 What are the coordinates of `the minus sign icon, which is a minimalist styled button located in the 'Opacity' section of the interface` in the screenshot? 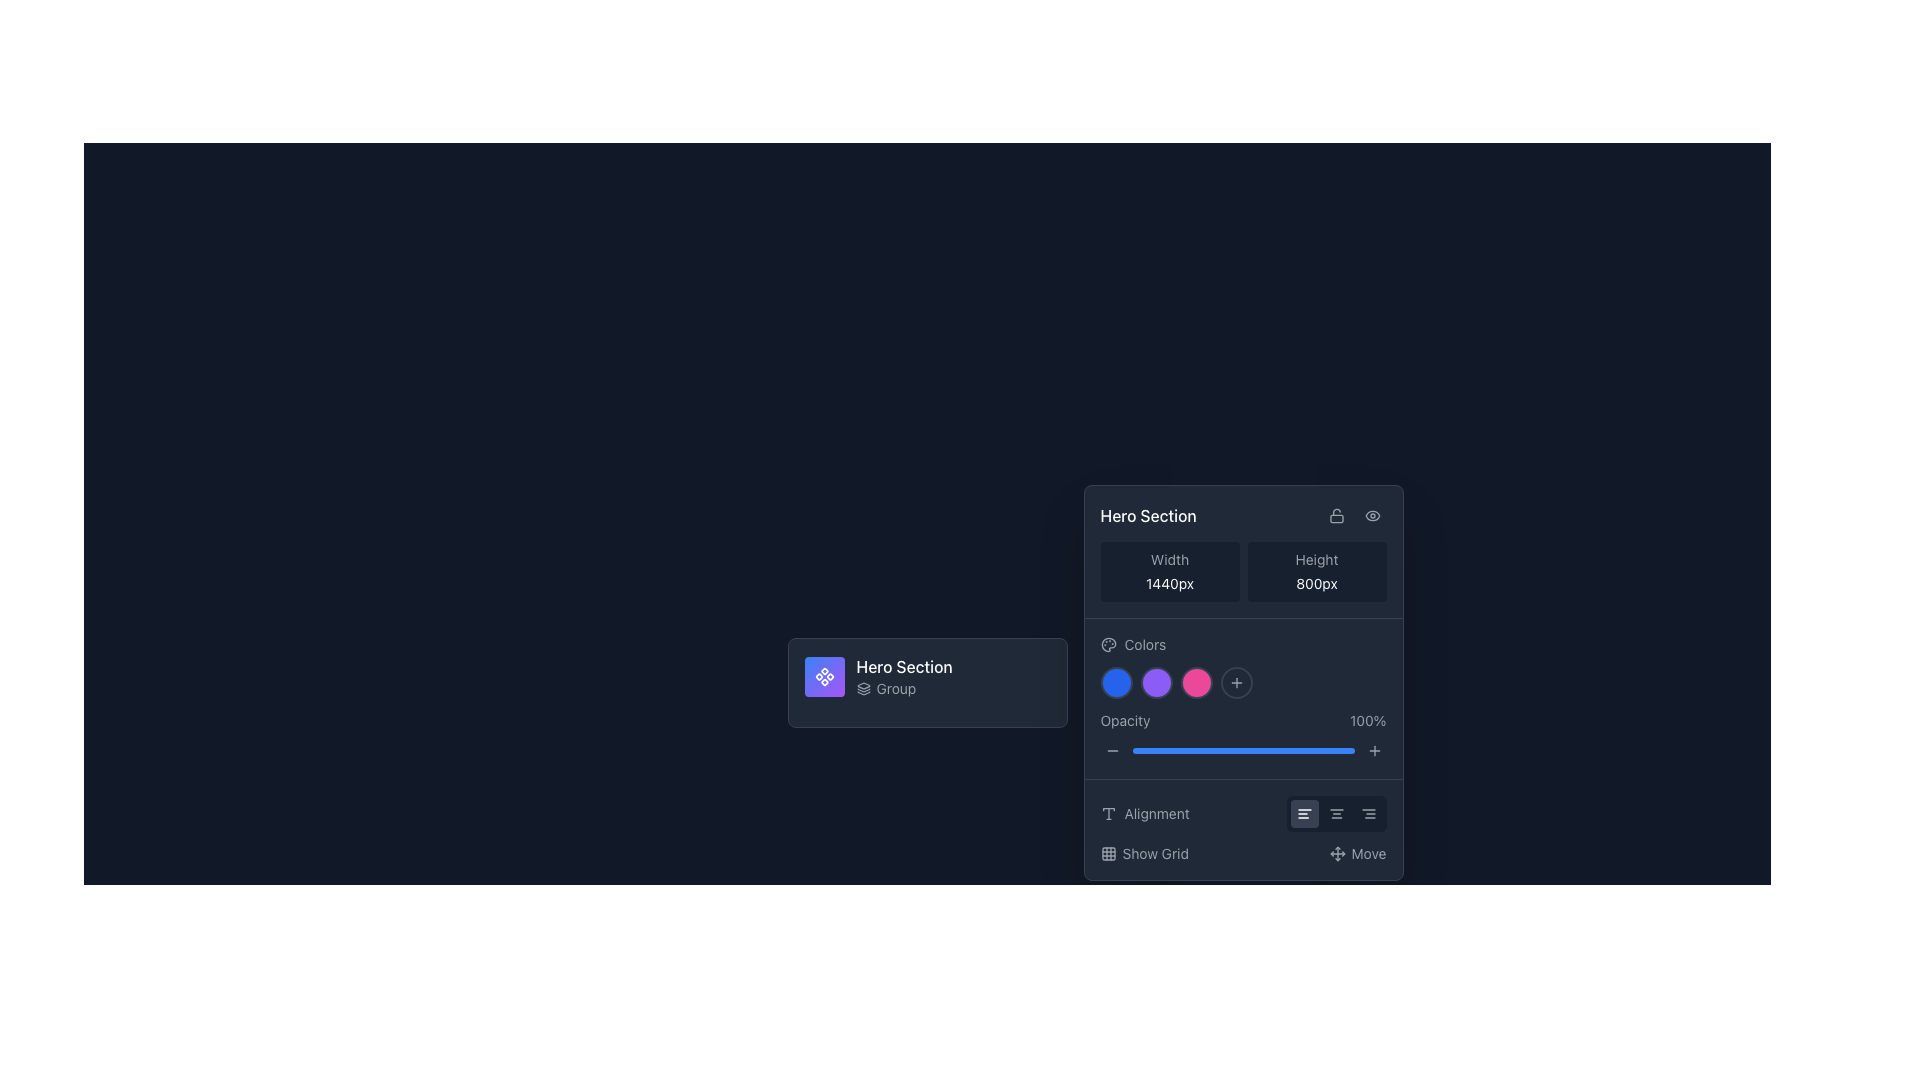 It's located at (1111, 751).